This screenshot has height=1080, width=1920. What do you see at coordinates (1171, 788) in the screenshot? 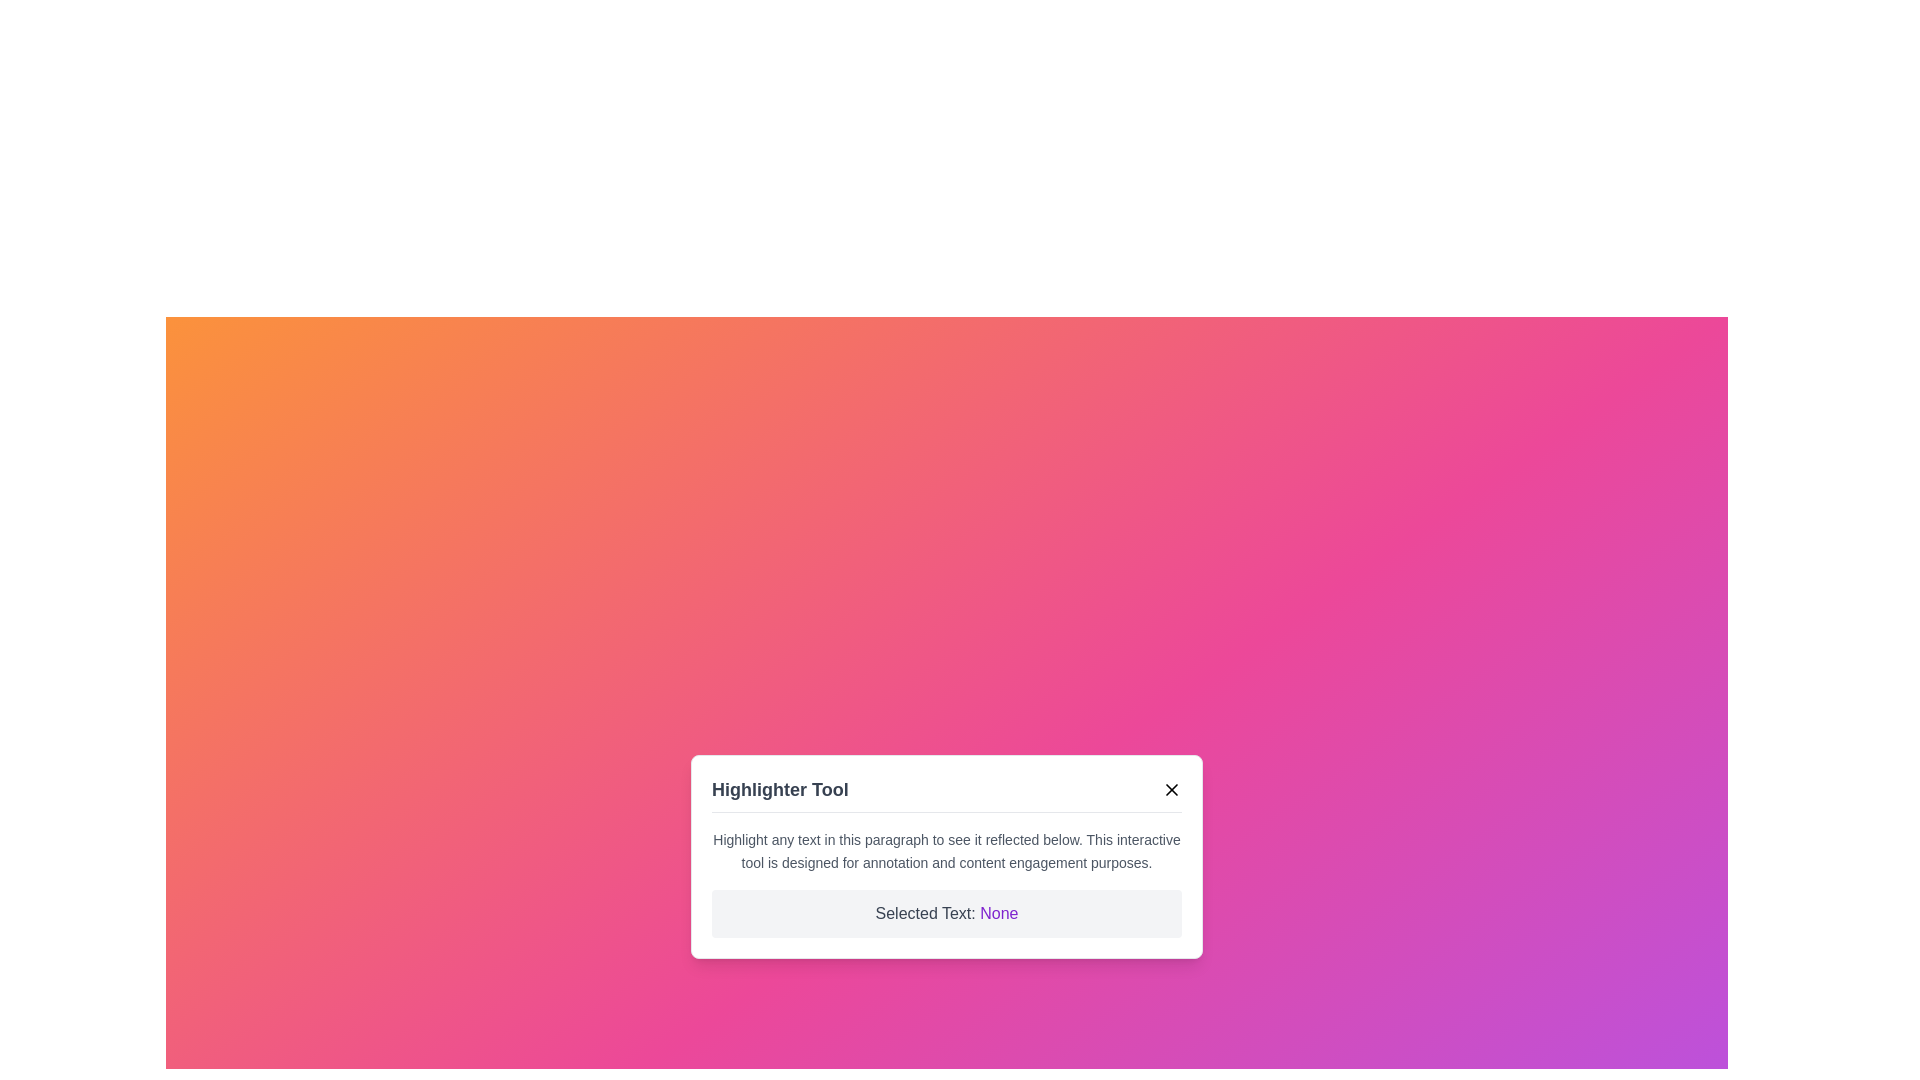
I see `the close button (X) to dismiss the dialog` at bounding box center [1171, 788].